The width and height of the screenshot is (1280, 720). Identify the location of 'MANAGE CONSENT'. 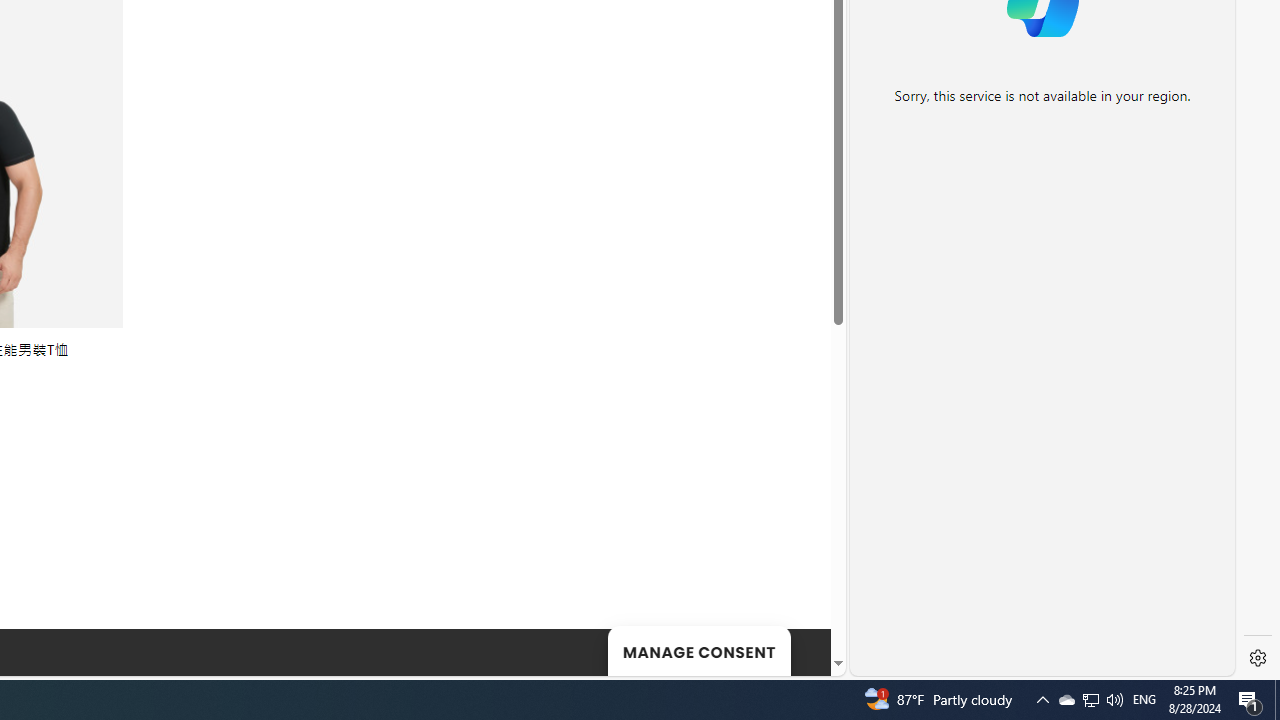
(698, 650).